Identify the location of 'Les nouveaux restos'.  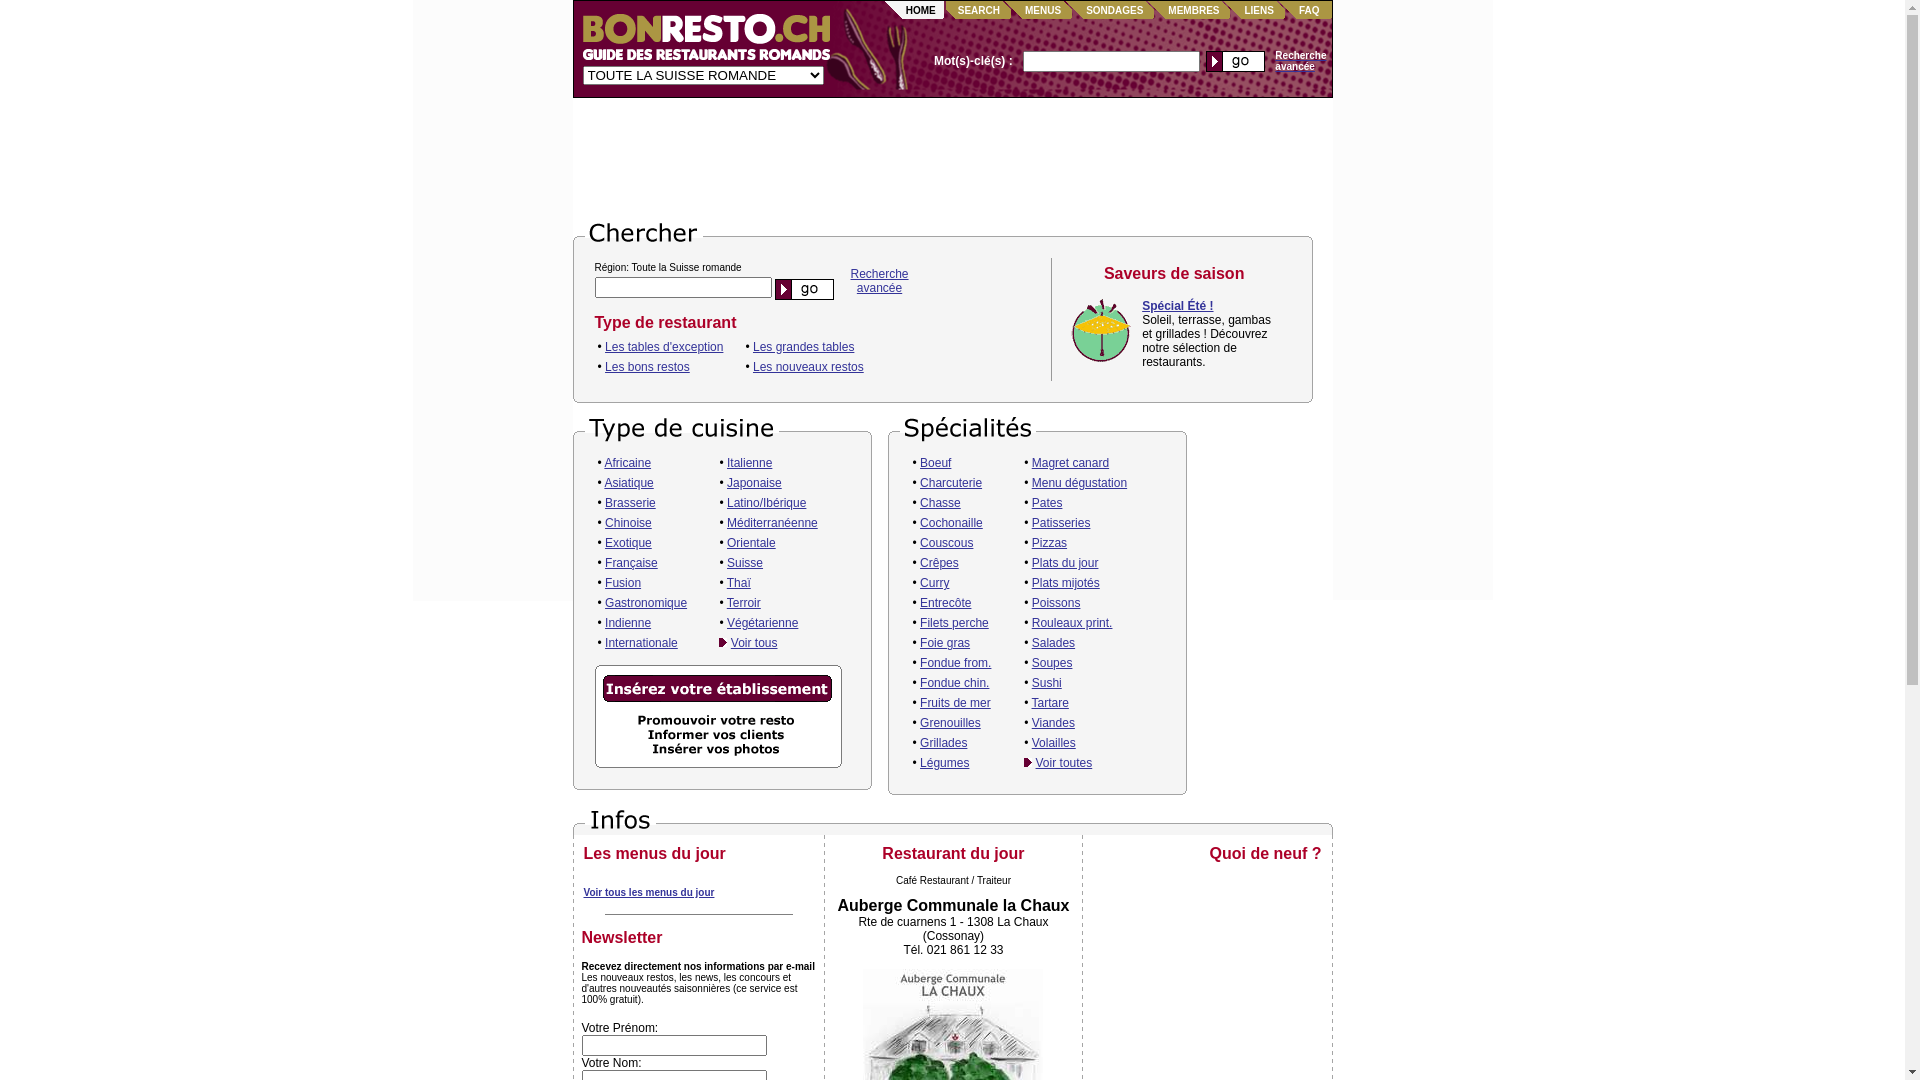
(808, 366).